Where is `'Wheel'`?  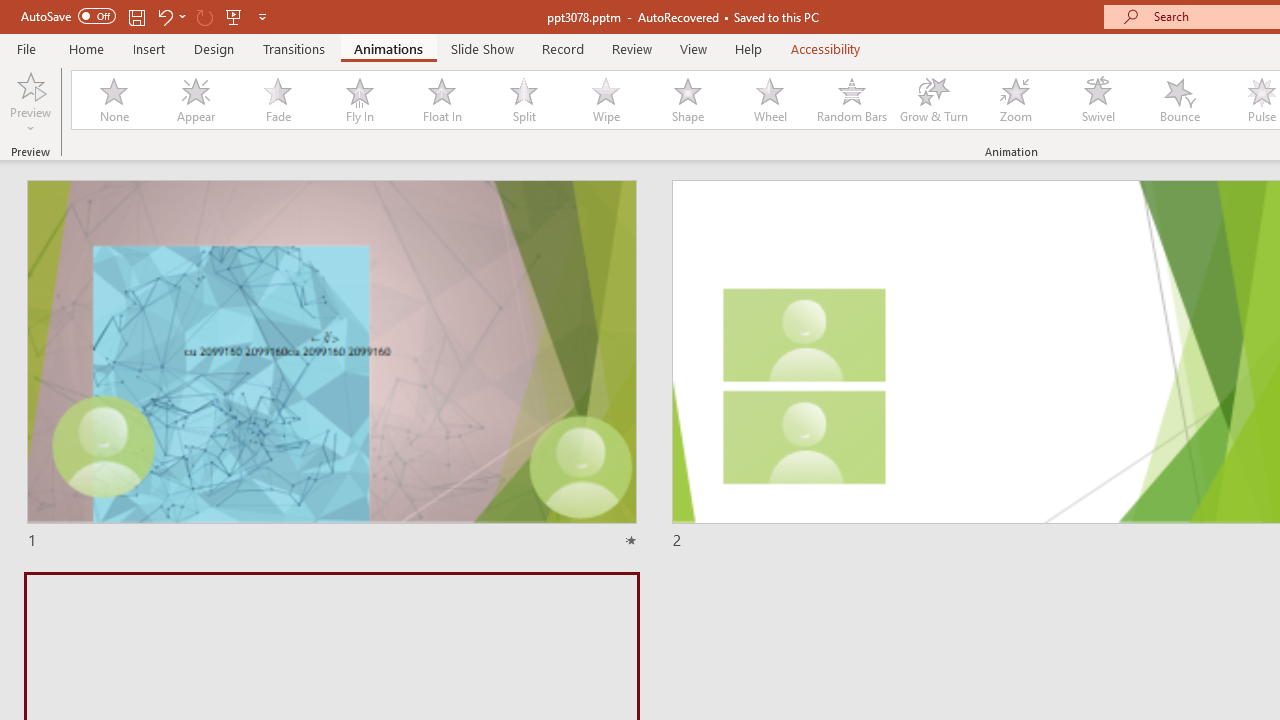
'Wheel' is located at coordinates (769, 100).